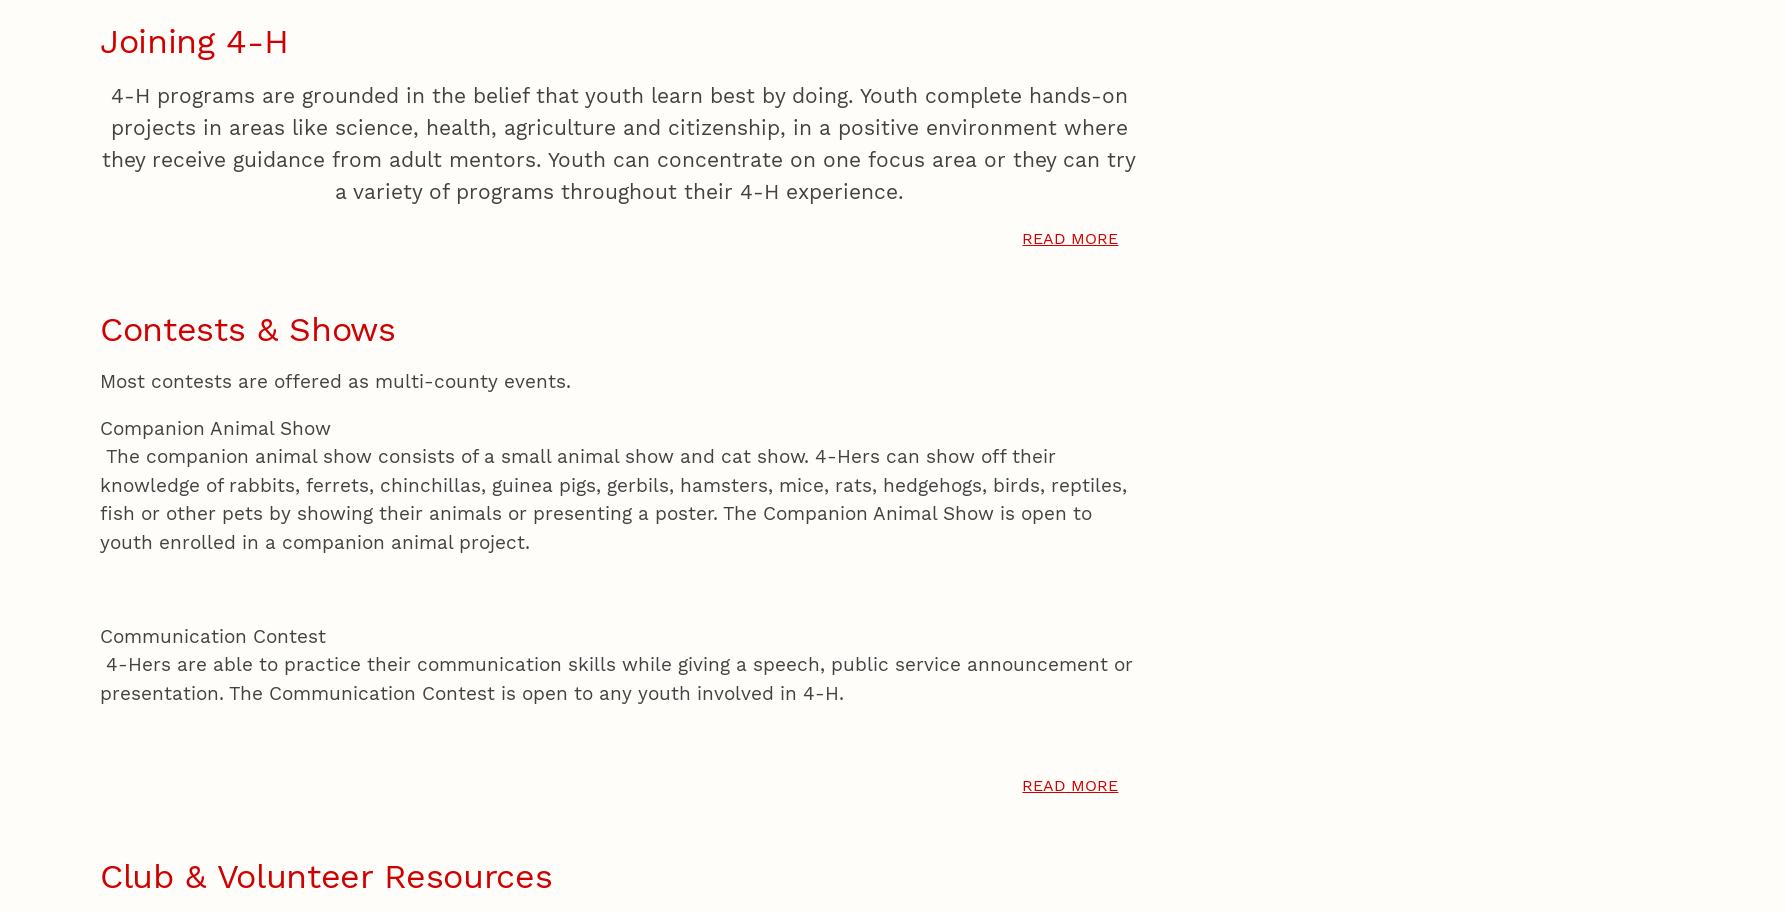 The image size is (1786, 913). I want to click on 'Web Developer Network', so click(518, 125).